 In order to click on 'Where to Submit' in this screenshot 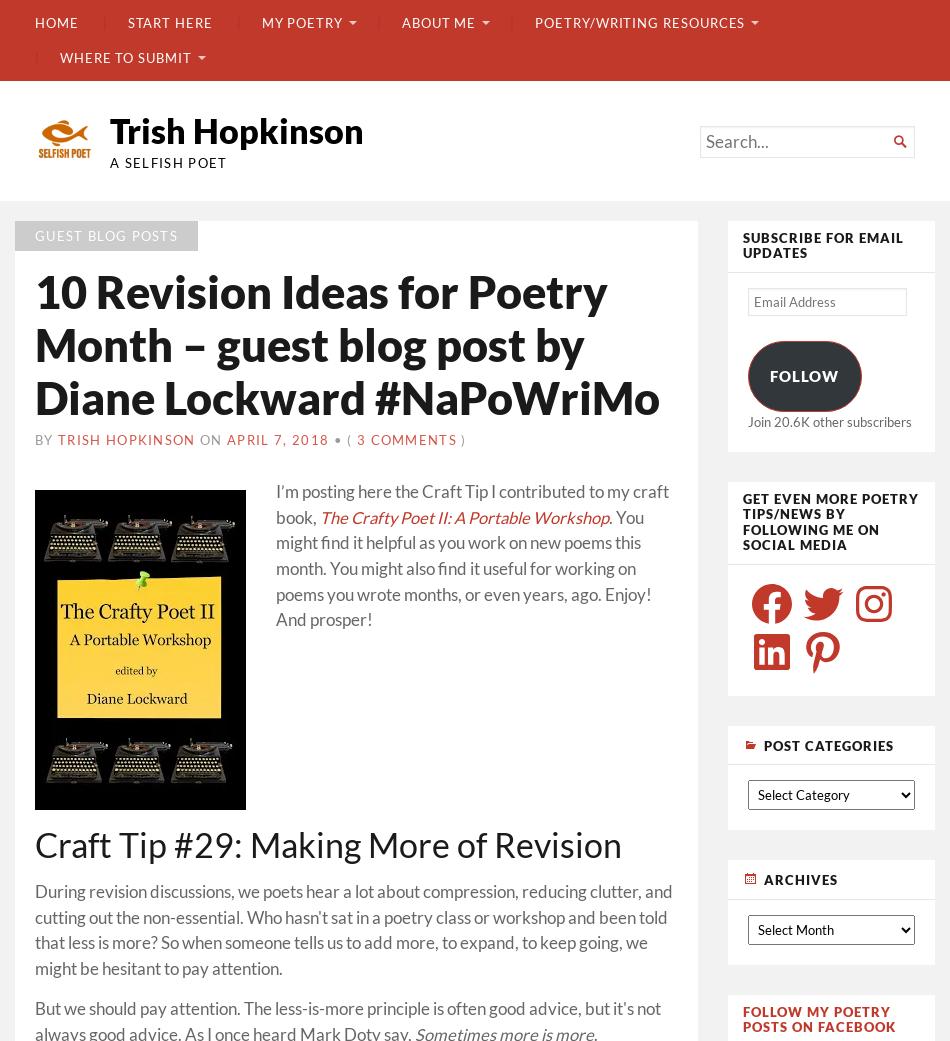, I will do `click(58, 56)`.